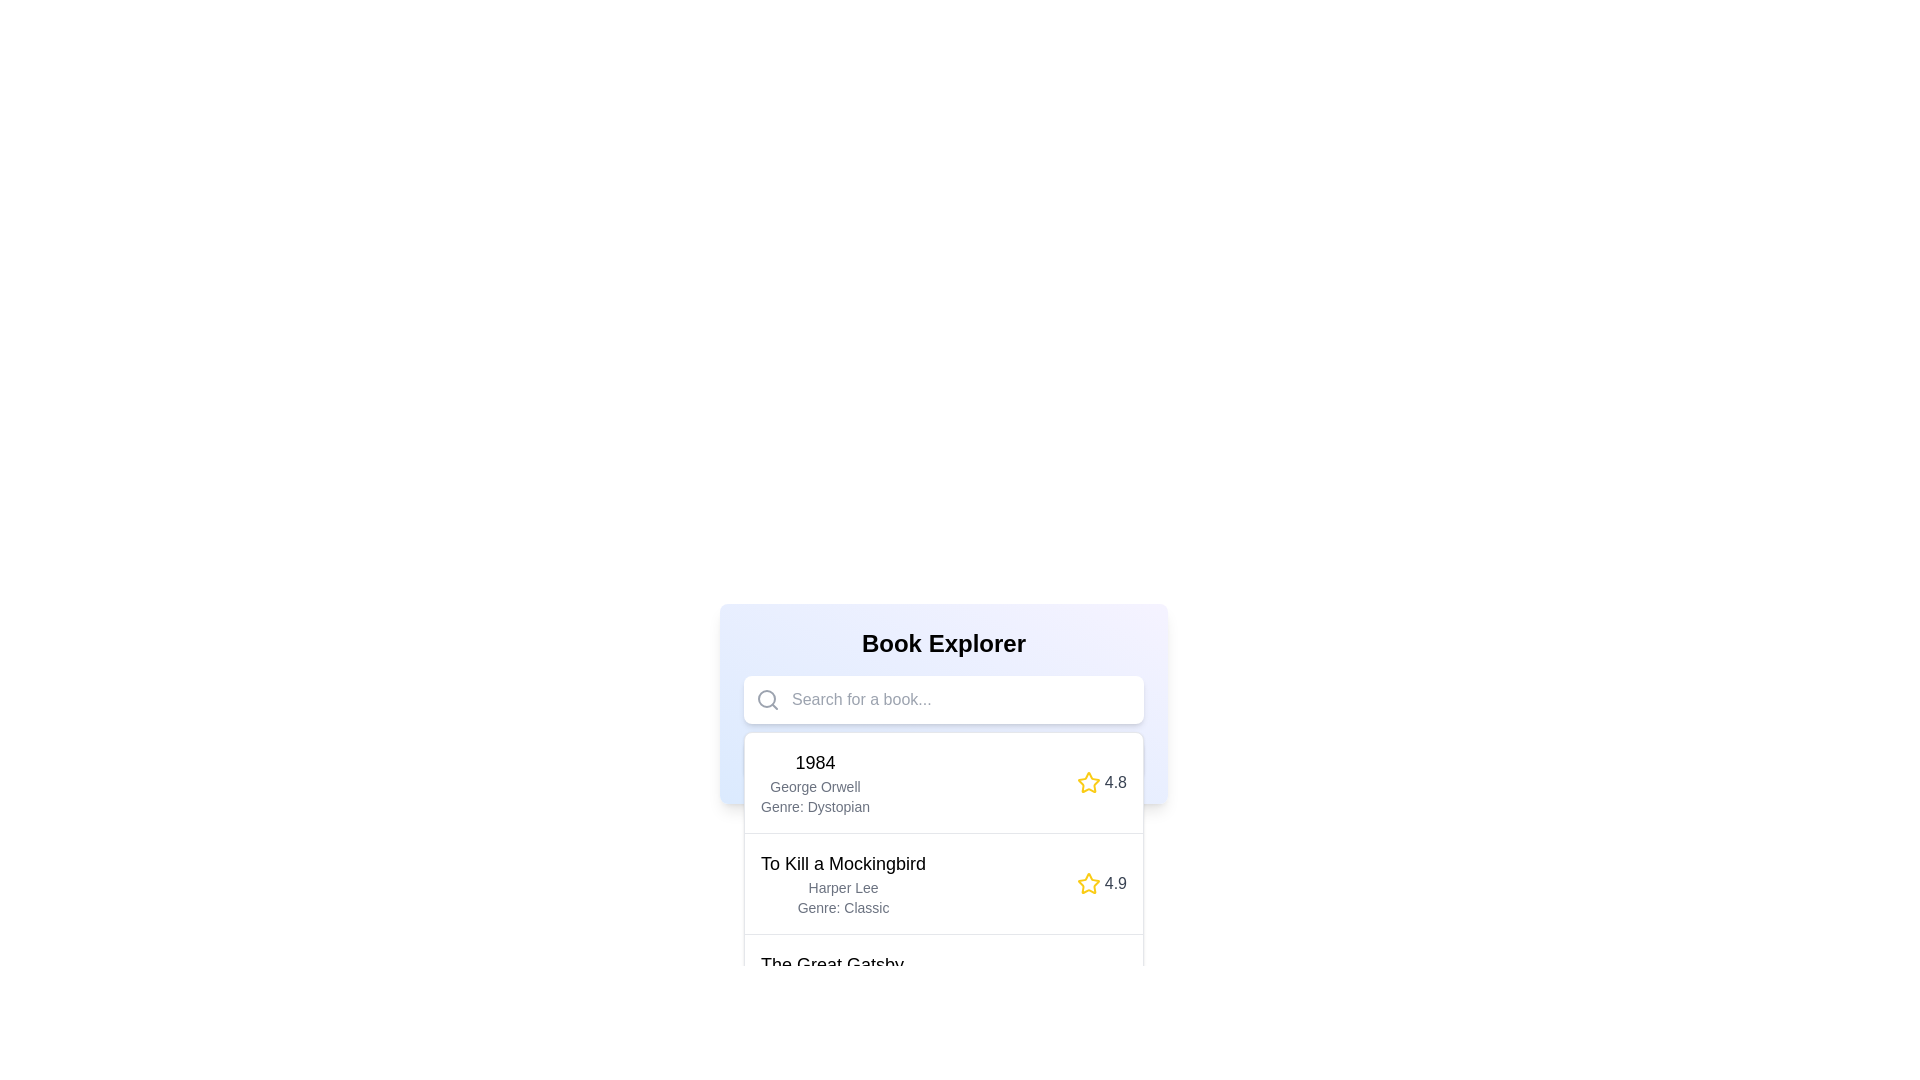  I want to click on the small circular magnifying glass icon located within the white search bar under the 'Book Explorer' heading, so click(767, 698).